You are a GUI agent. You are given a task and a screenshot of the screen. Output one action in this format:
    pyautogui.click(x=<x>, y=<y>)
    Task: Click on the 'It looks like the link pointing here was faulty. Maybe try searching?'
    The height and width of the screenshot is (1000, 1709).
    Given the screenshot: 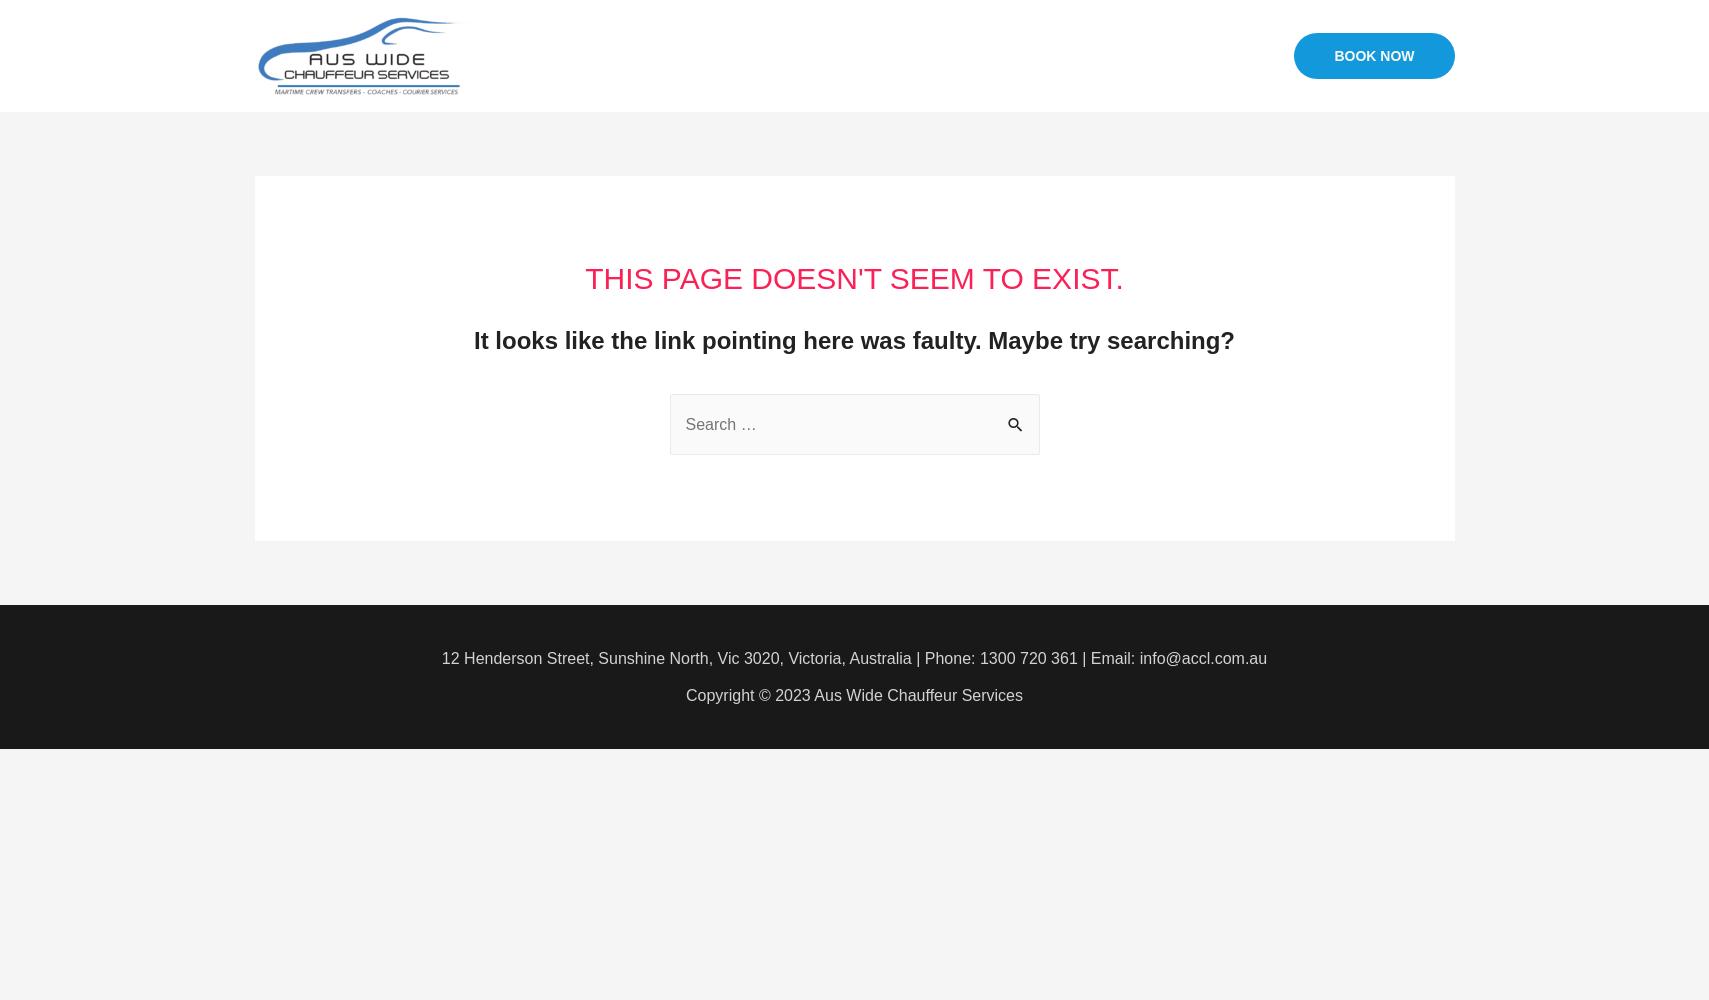 What is the action you would take?
    pyautogui.click(x=852, y=339)
    